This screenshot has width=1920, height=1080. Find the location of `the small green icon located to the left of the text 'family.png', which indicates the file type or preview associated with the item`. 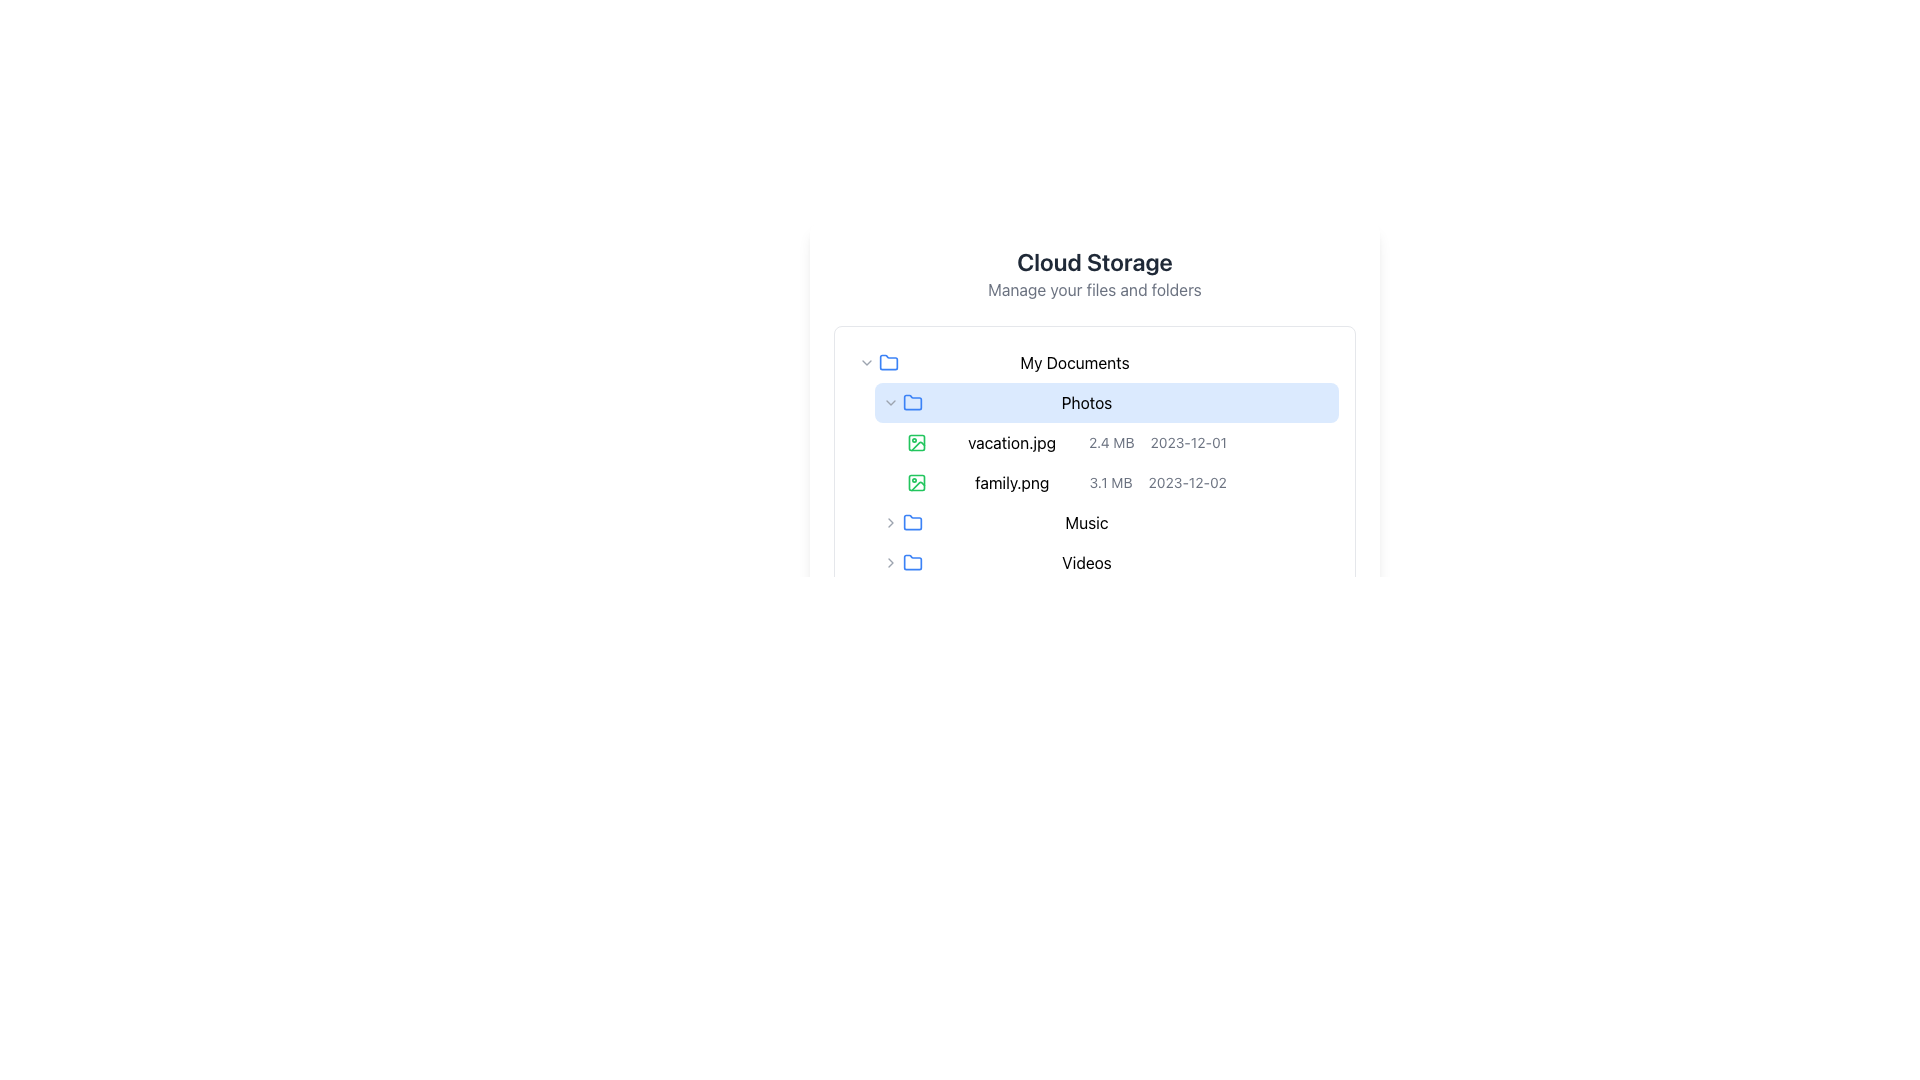

the small green icon located to the left of the text 'family.png', which indicates the file type or preview associated with the item is located at coordinates (915, 482).